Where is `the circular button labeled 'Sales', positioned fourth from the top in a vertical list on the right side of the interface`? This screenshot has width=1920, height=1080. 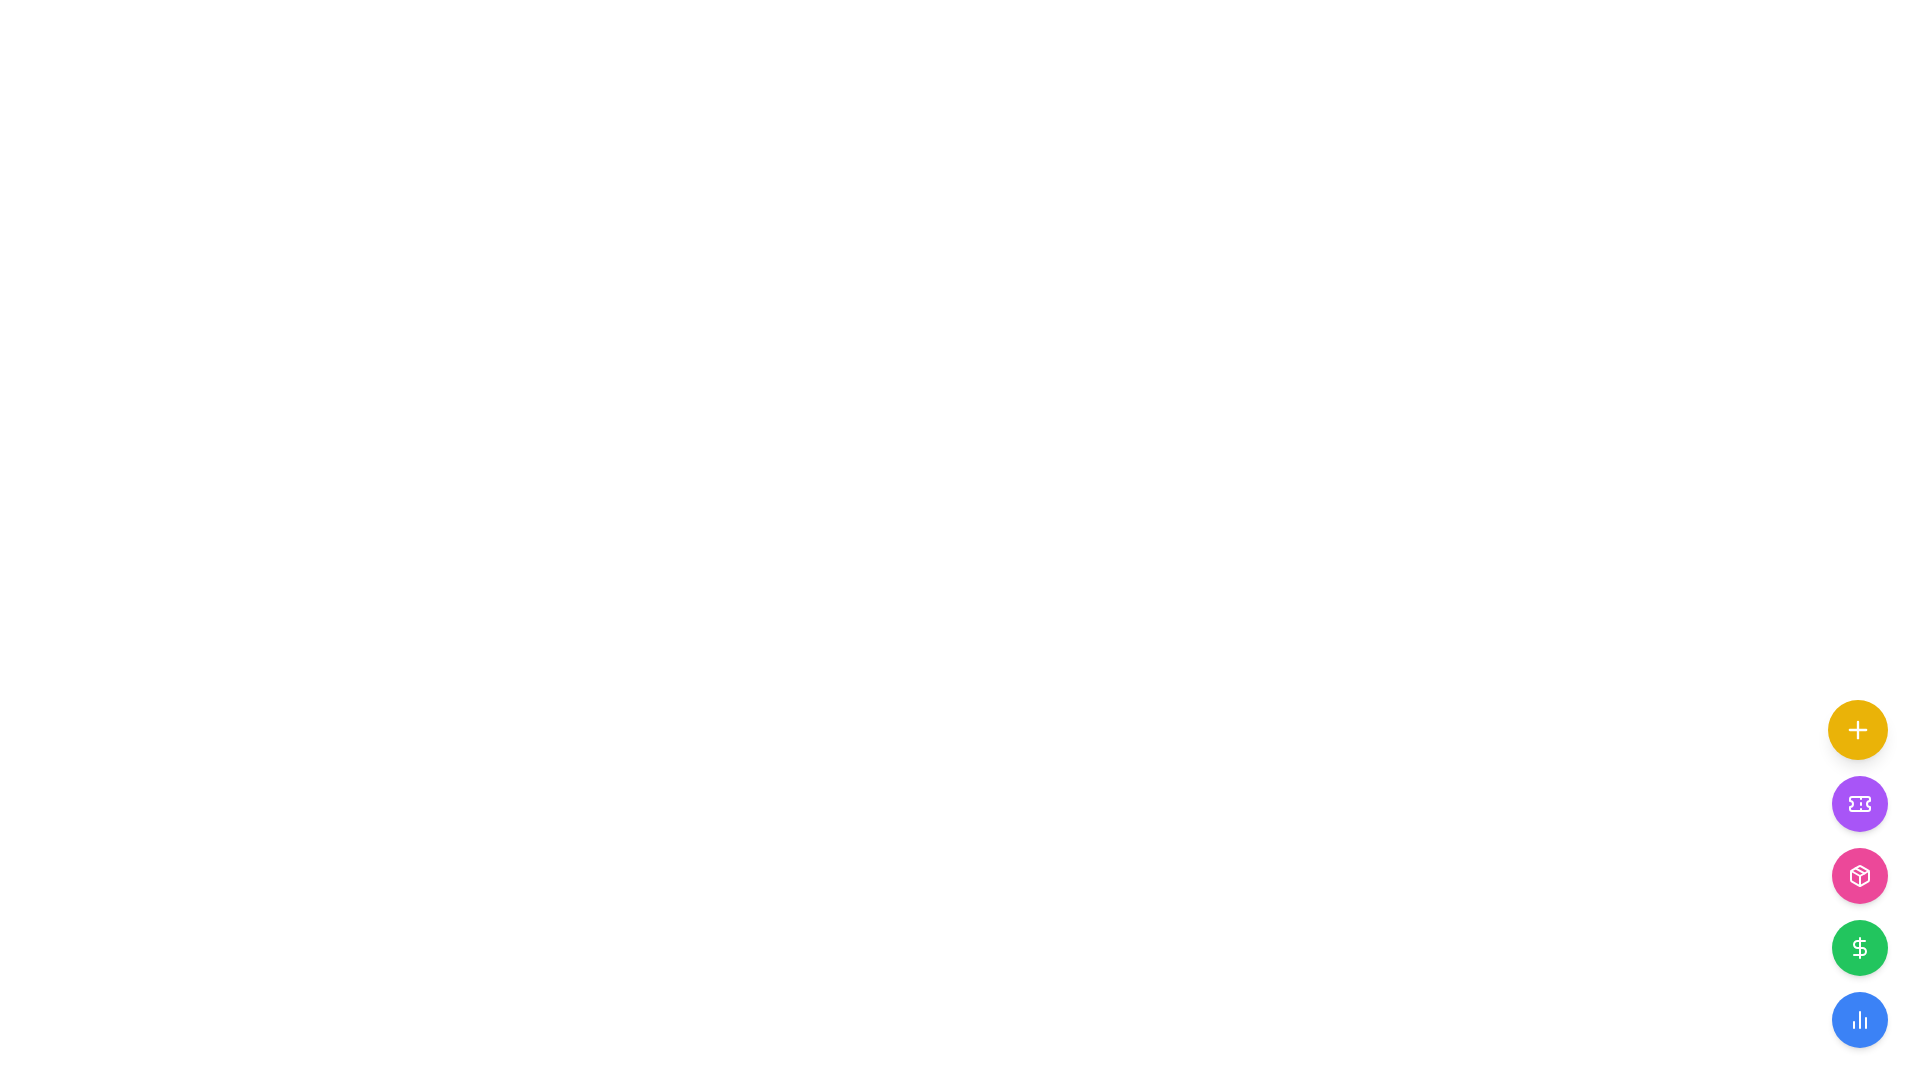 the circular button labeled 'Sales', positioned fourth from the top in a vertical list on the right side of the interface is located at coordinates (1859, 947).